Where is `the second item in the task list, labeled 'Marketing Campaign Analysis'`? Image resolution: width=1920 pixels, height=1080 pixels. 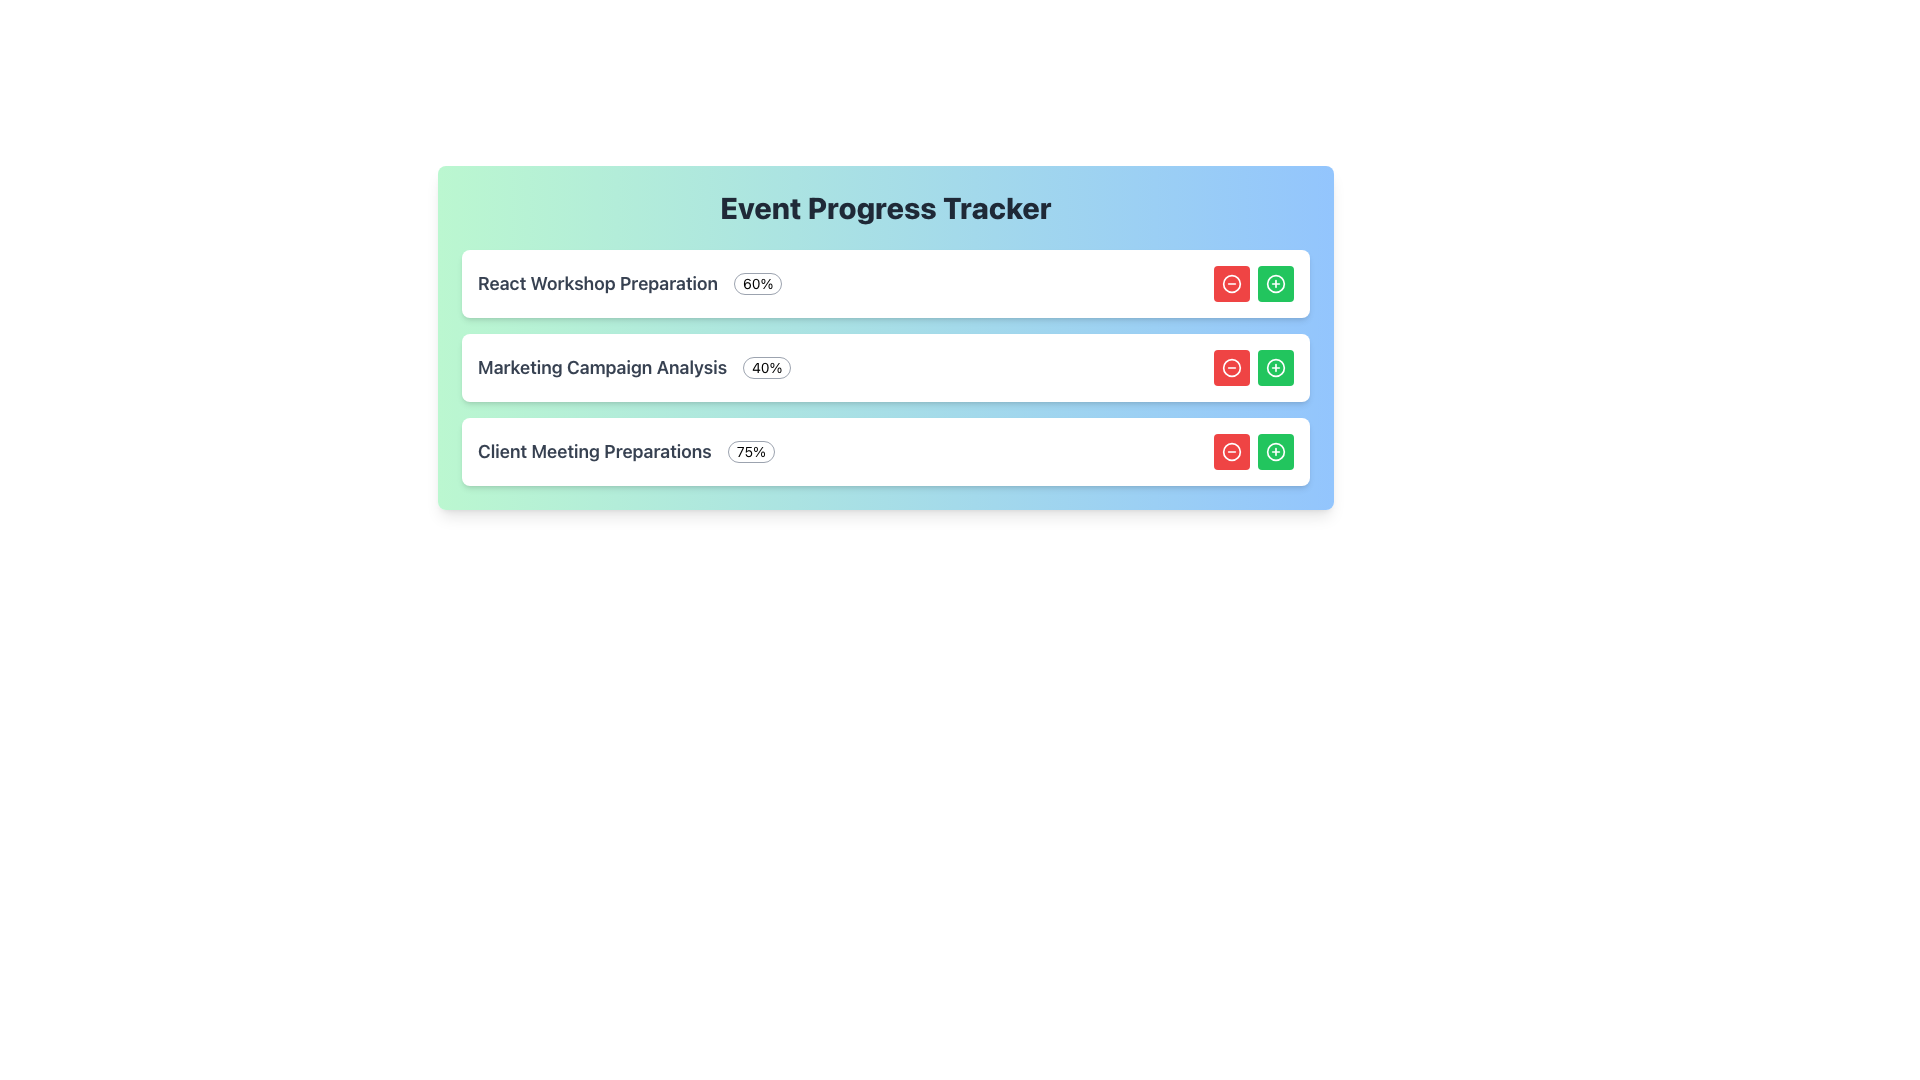
the second item in the task list, labeled 'Marketing Campaign Analysis' is located at coordinates (885, 367).